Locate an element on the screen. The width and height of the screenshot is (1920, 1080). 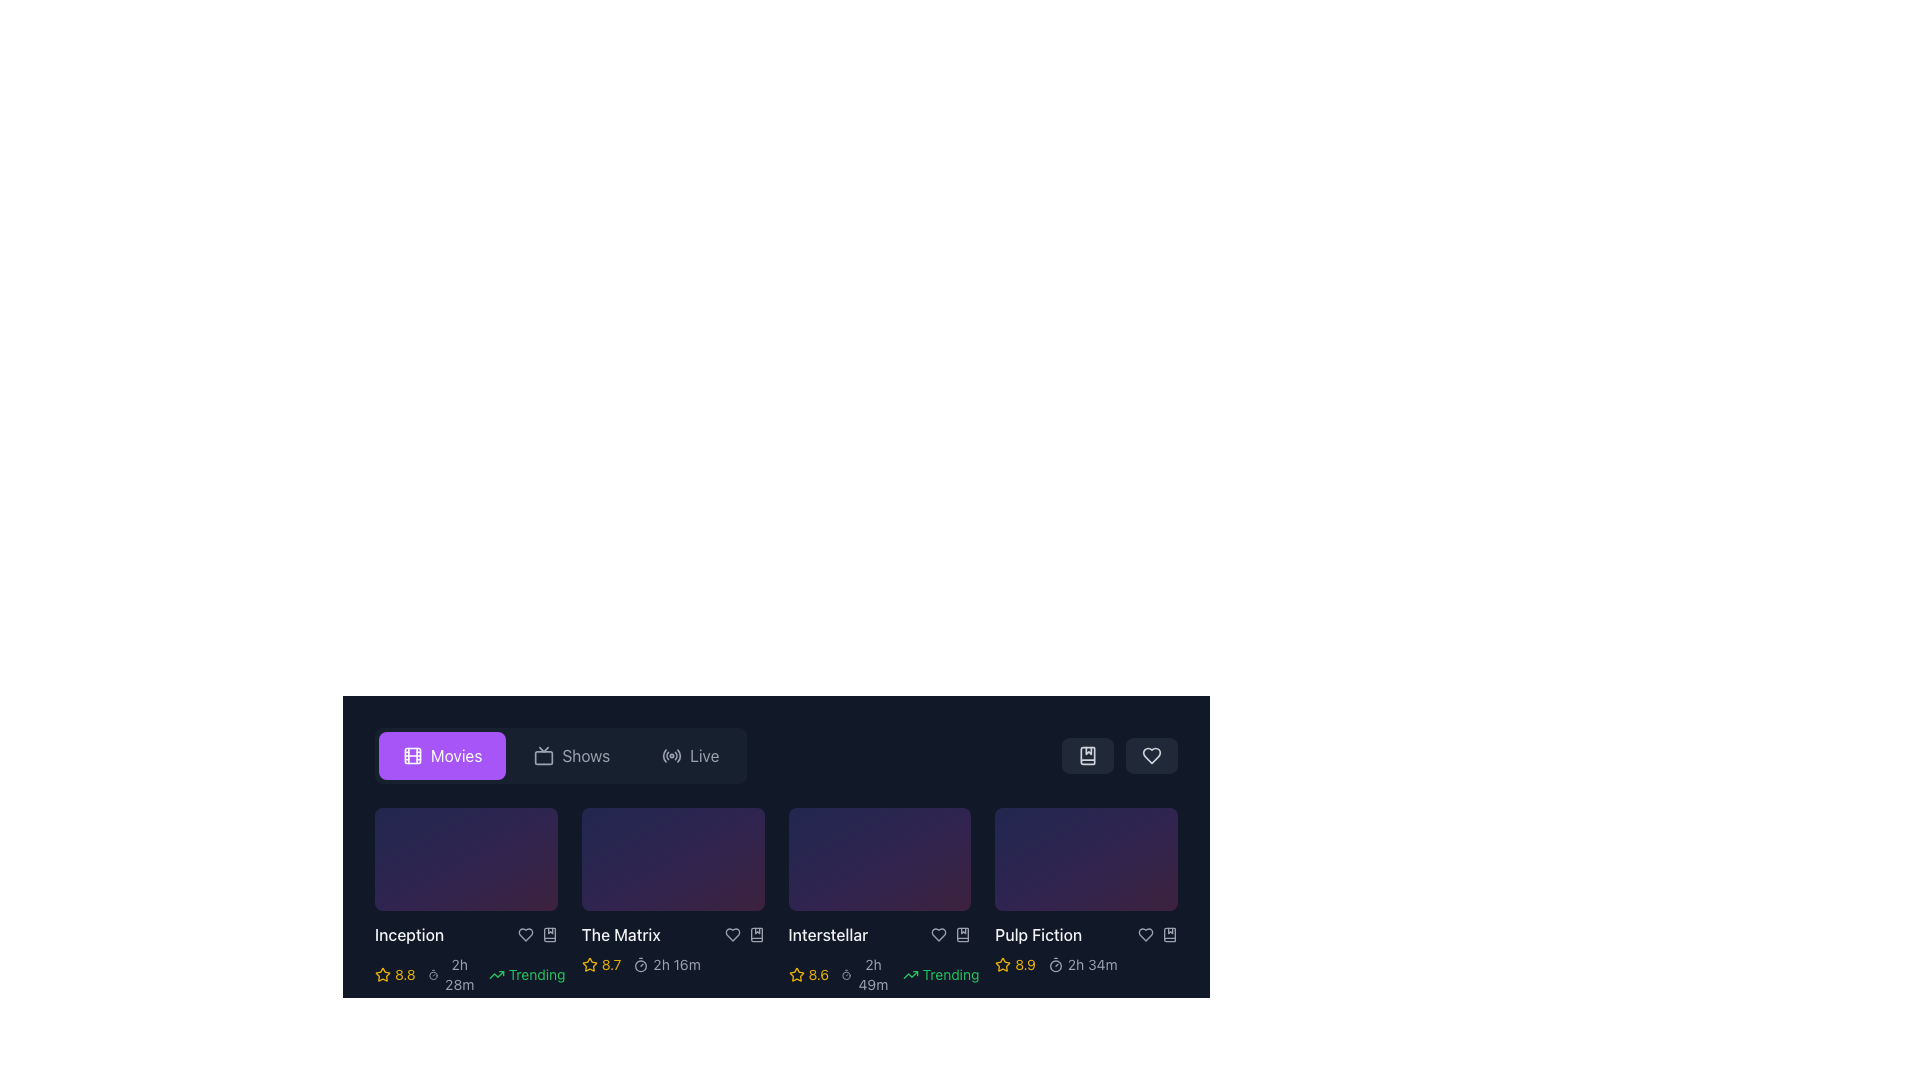
the triangular play icon SVG element located at the bottom-right side of the 'Pulp Fiction' media tile for keyboard interaction is located at coordinates (1085, 901).